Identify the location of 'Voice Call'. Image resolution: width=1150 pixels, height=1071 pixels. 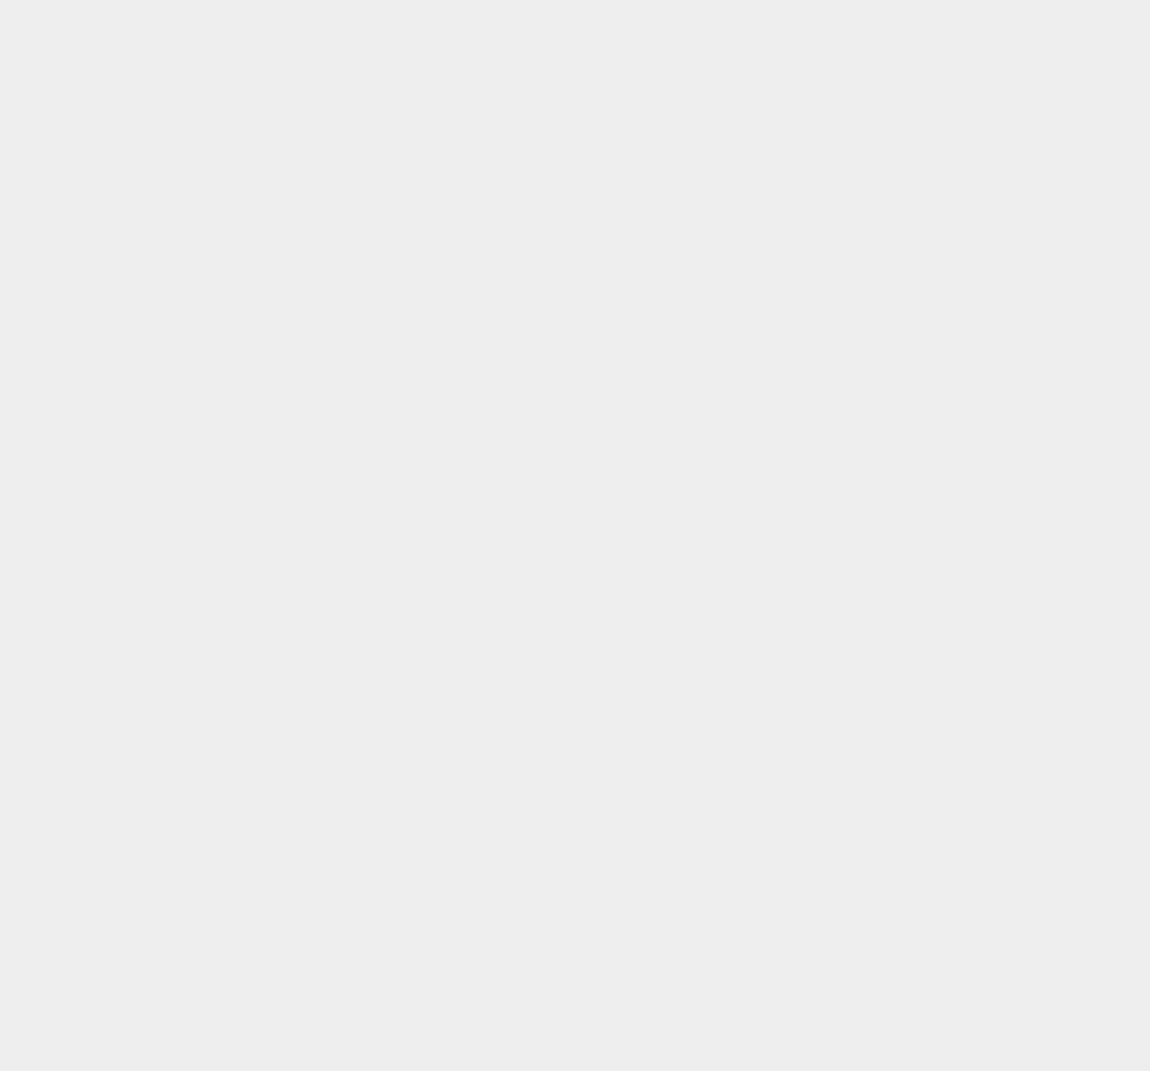
(841, 416).